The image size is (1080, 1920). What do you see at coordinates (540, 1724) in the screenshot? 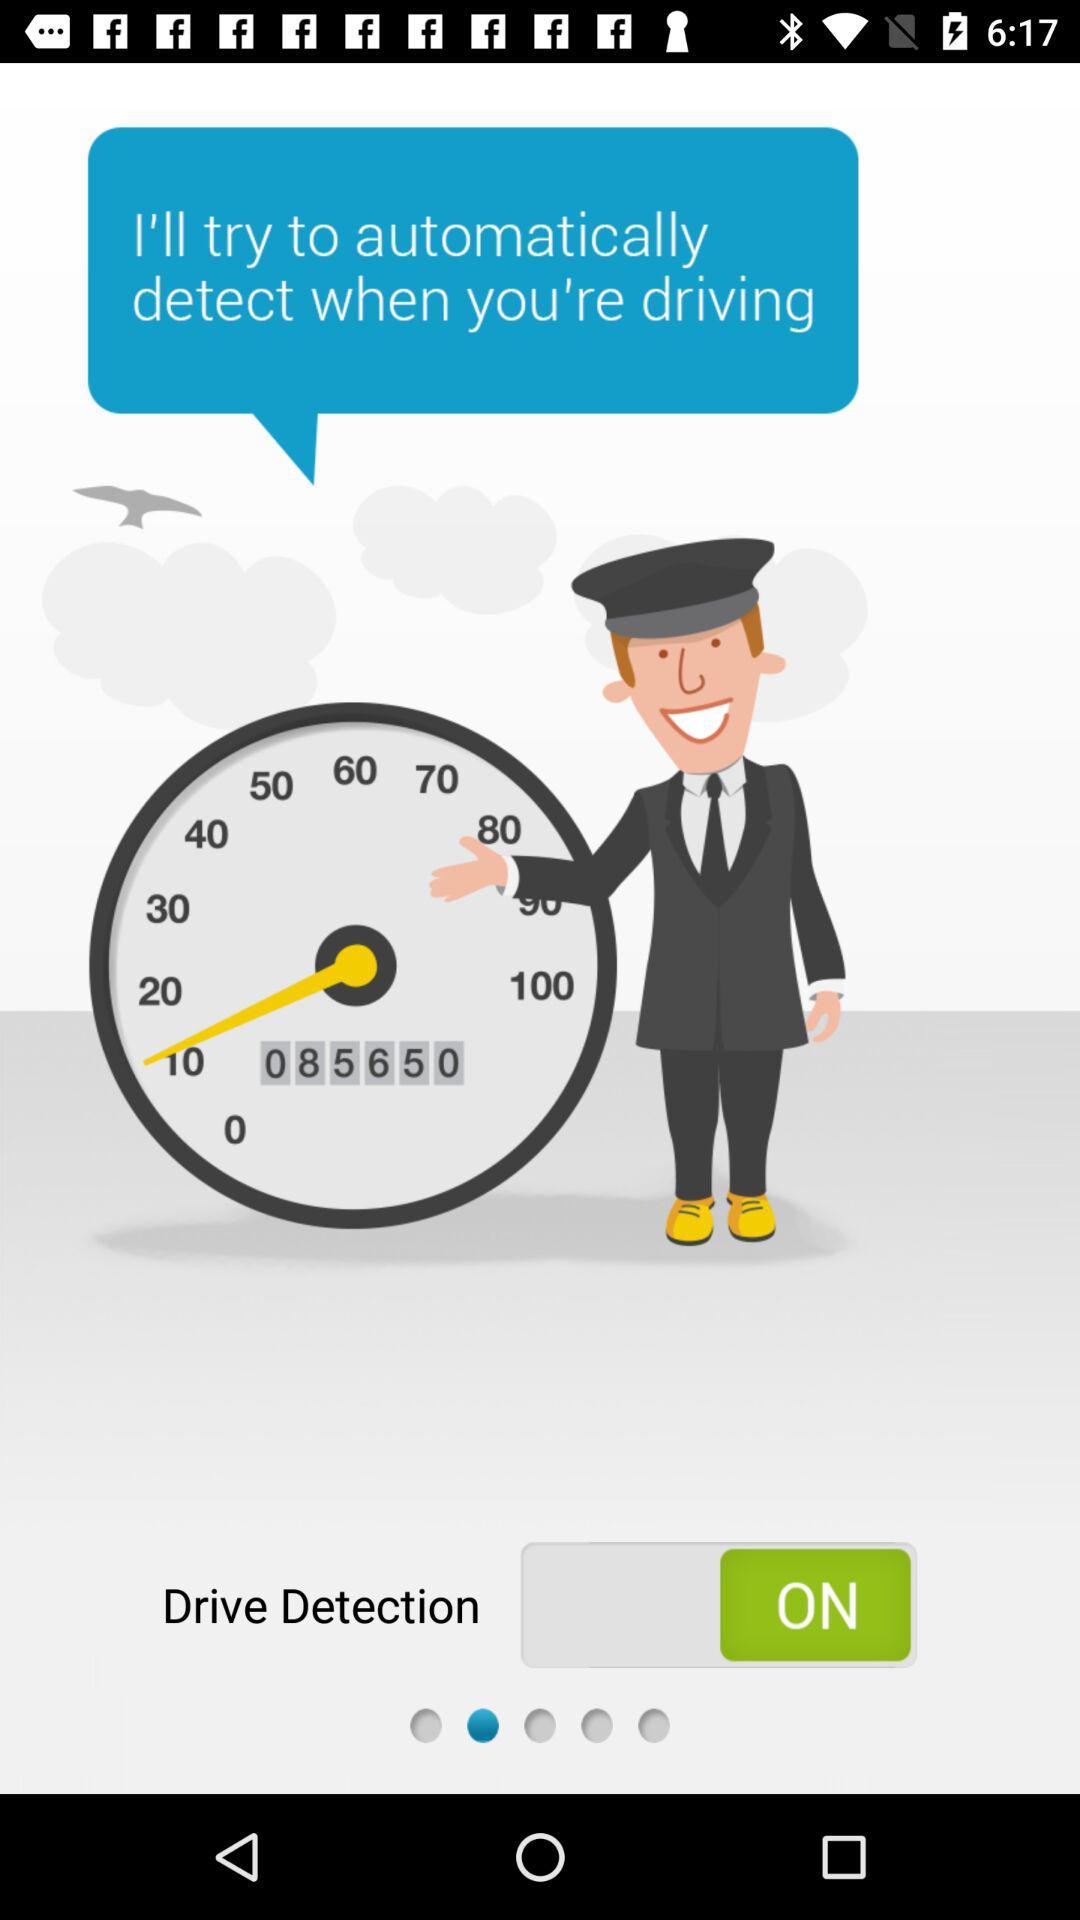
I see `next page` at bounding box center [540, 1724].